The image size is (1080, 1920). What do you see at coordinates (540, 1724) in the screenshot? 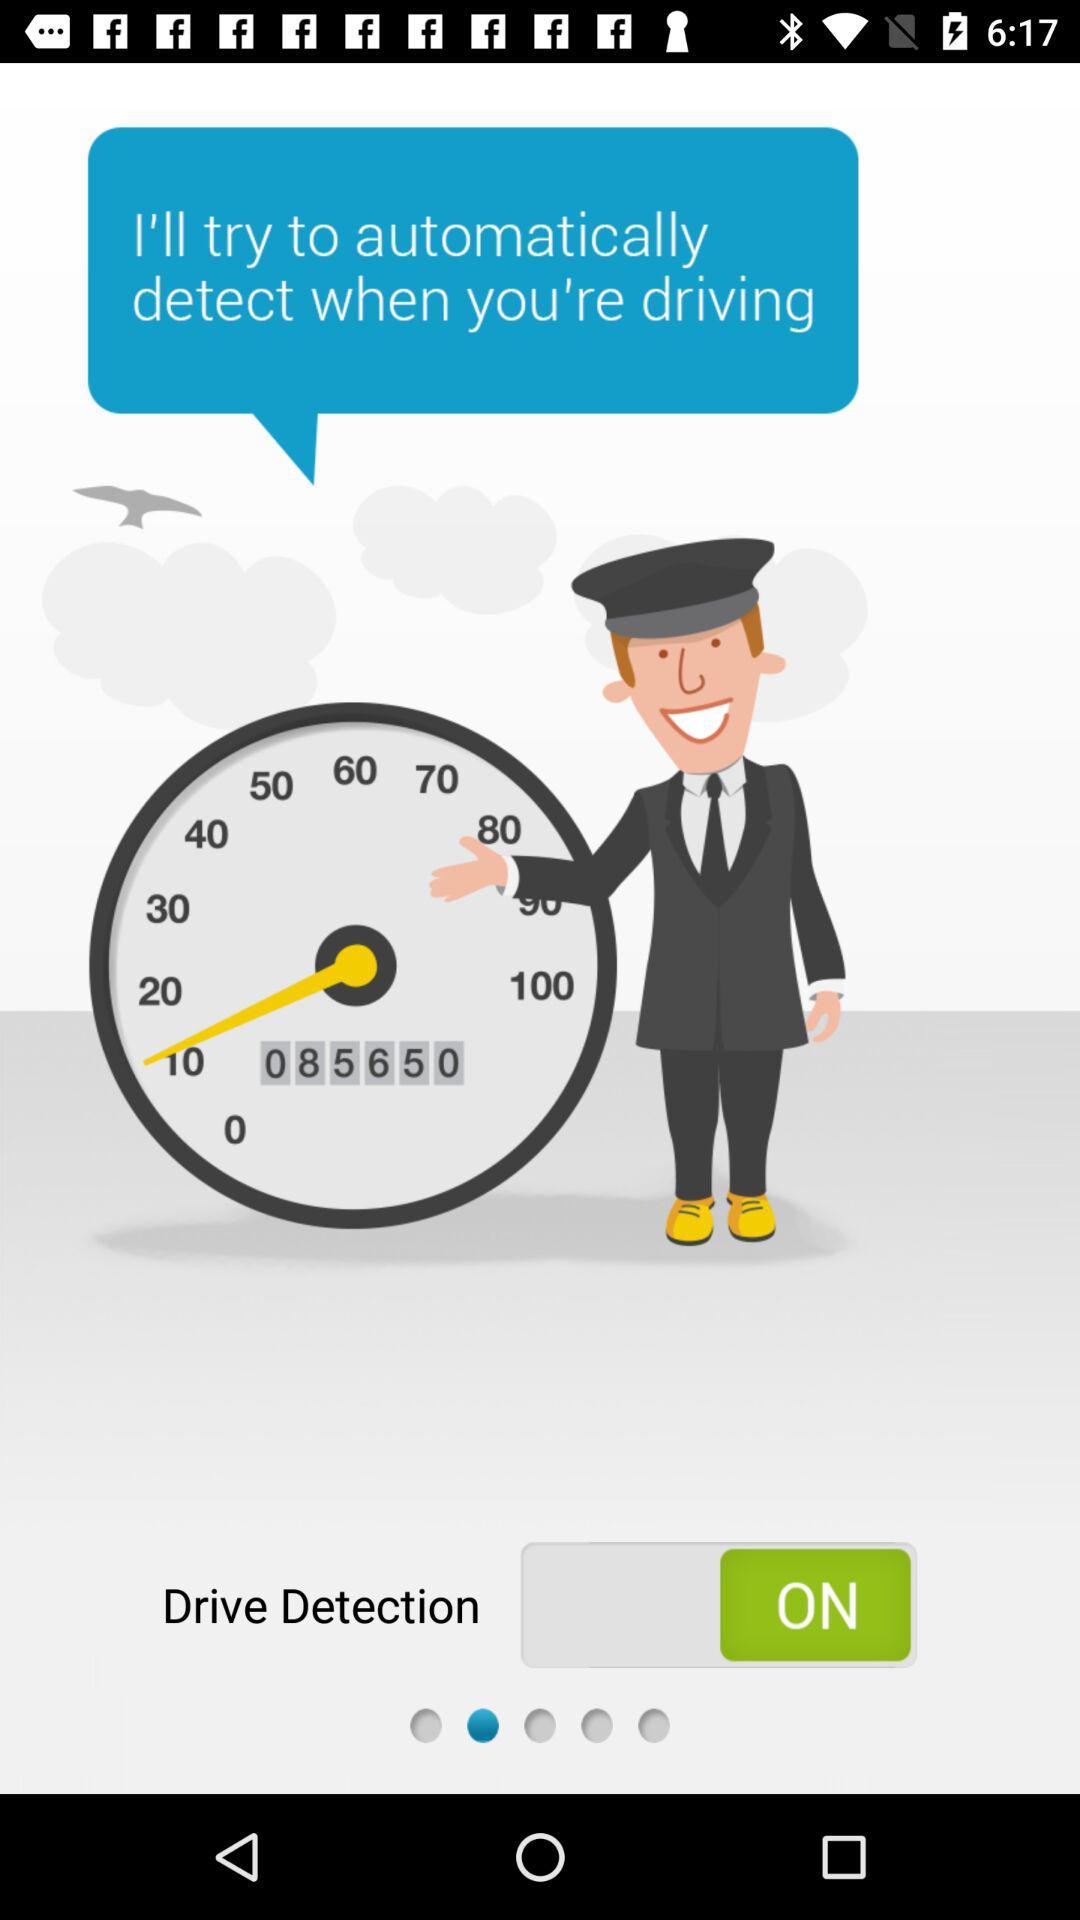
I see `next page` at bounding box center [540, 1724].